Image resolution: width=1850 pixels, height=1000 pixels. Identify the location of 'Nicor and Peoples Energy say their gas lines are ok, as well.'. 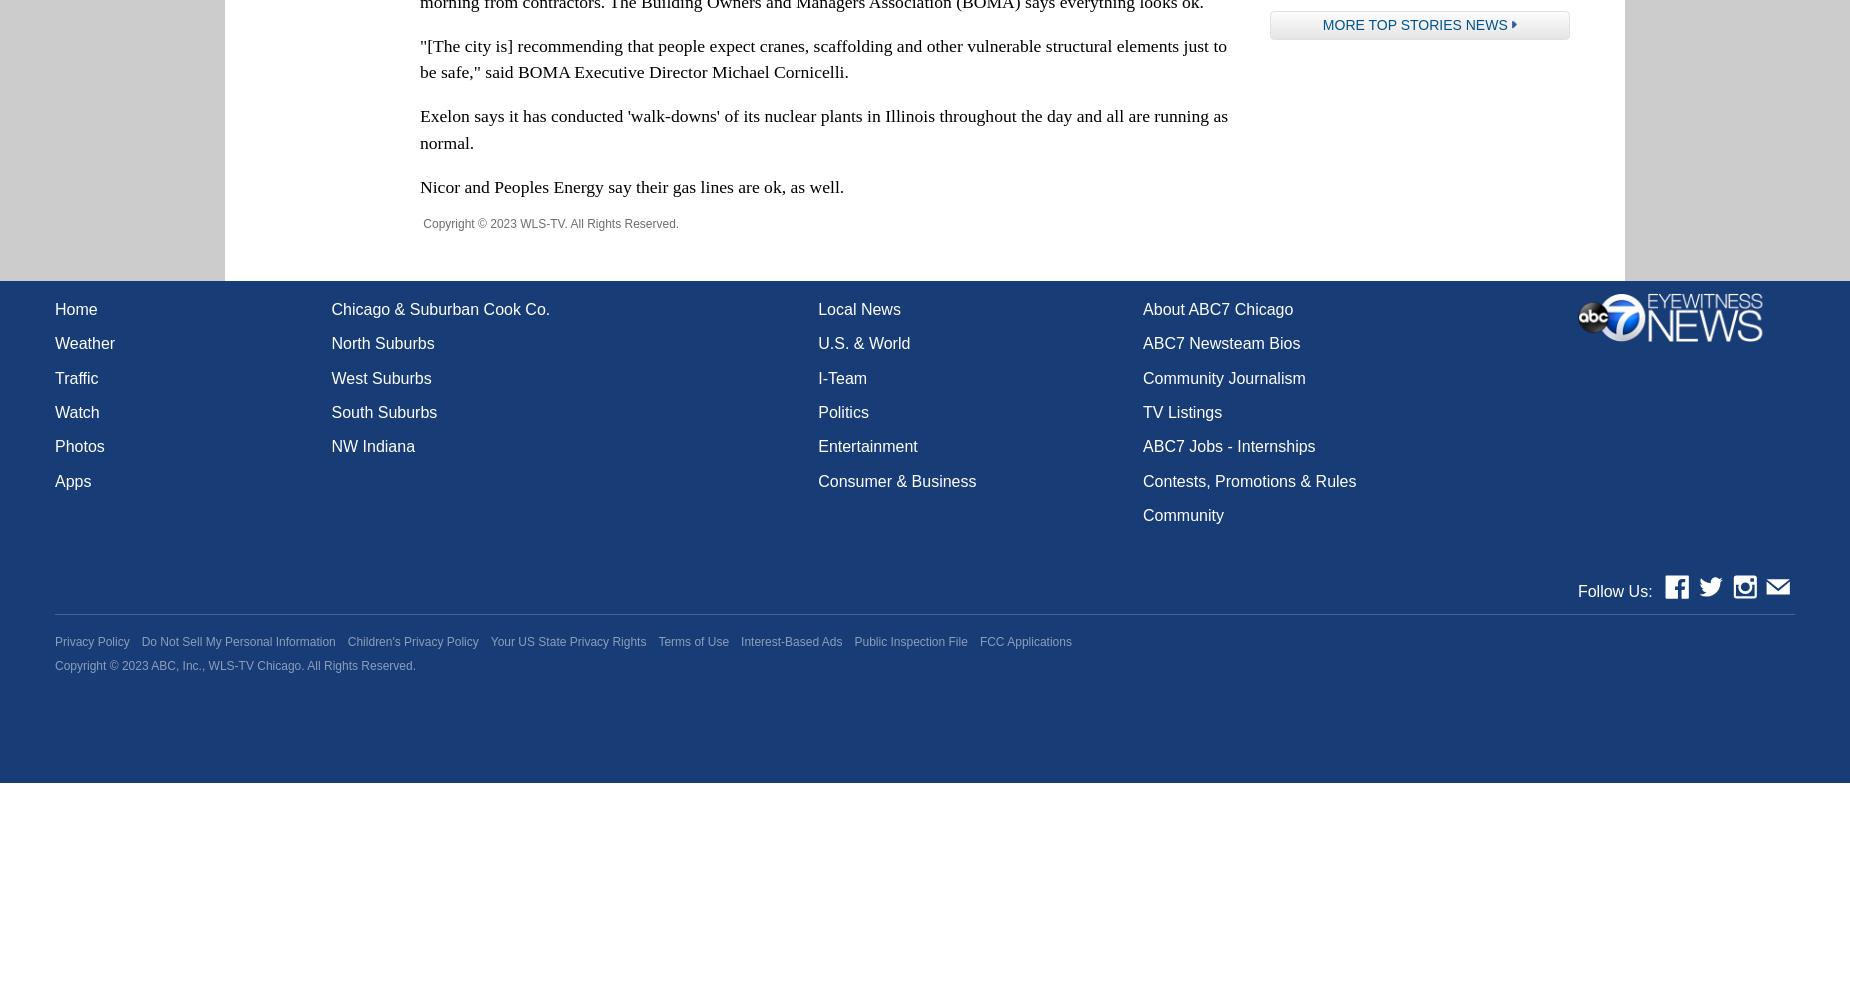
(631, 186).